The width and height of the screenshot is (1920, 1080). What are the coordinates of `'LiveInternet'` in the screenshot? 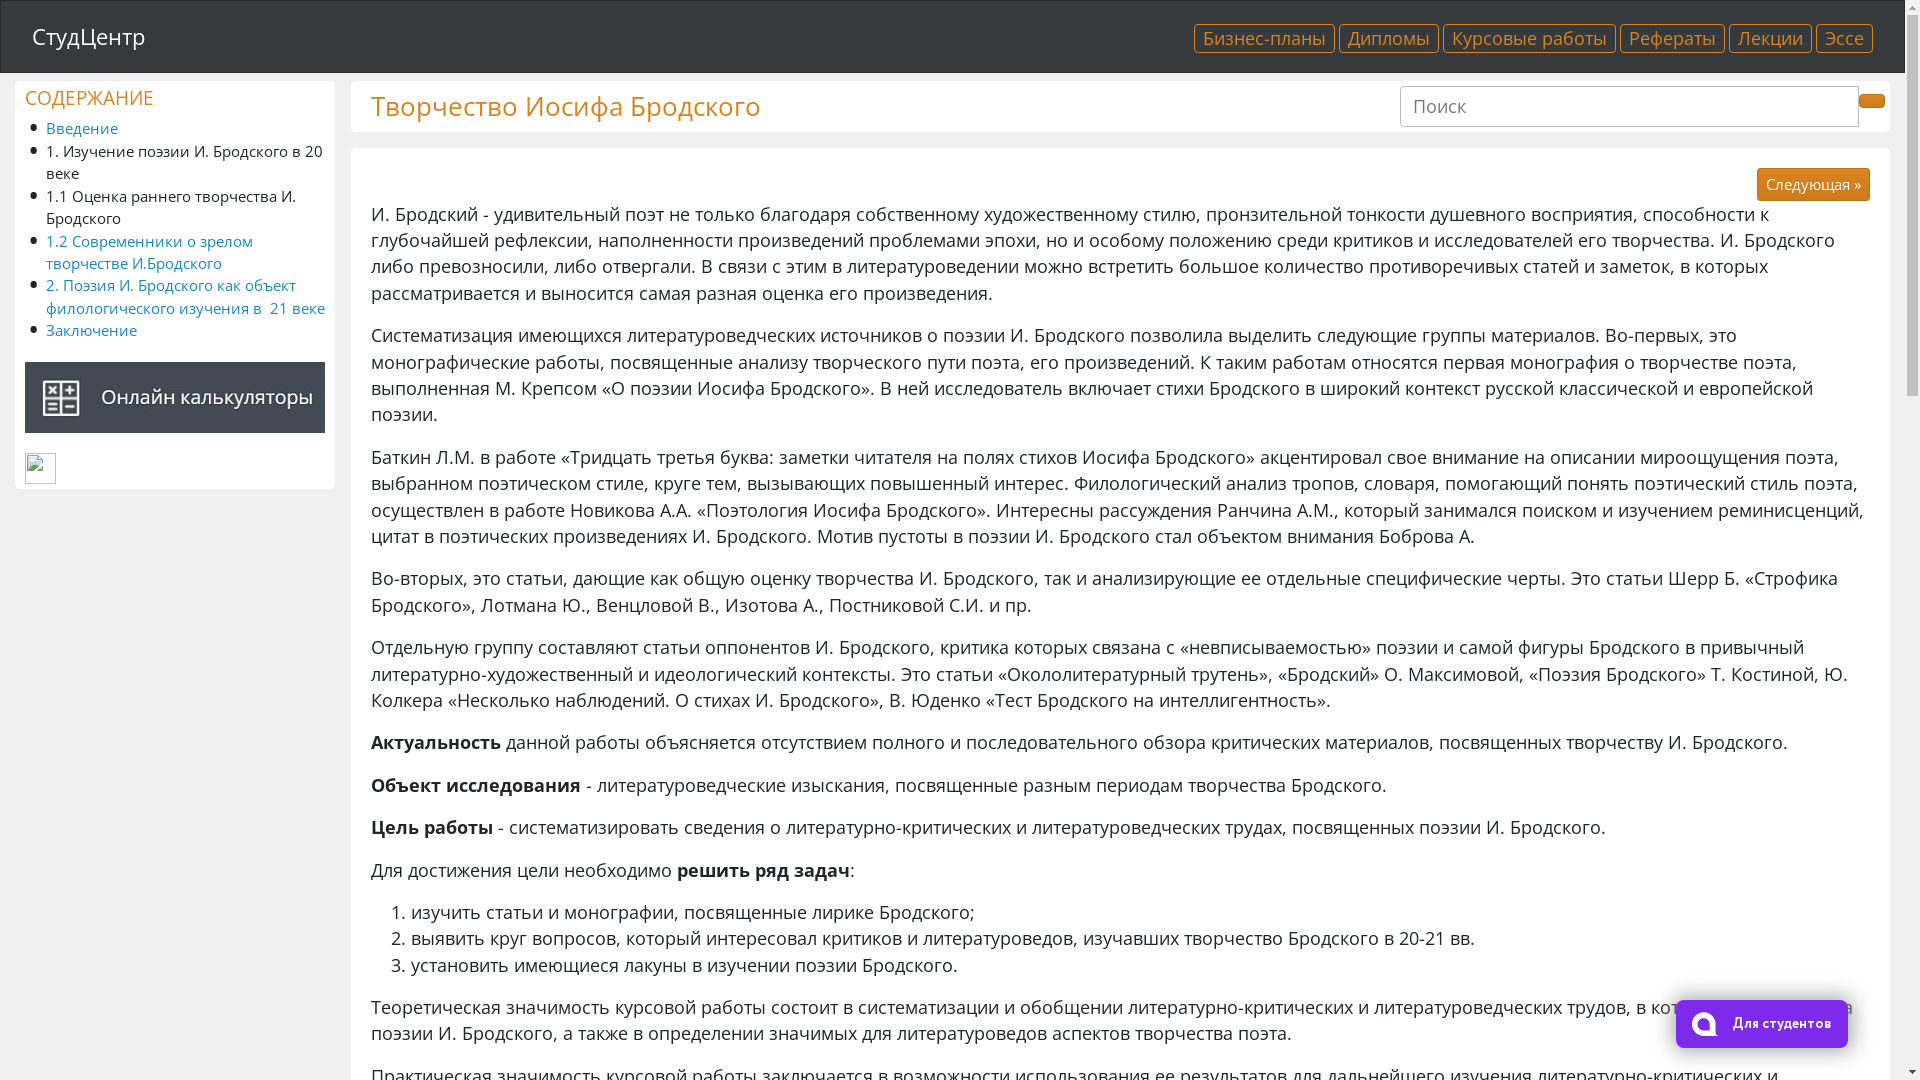 It's located at (40, 468).